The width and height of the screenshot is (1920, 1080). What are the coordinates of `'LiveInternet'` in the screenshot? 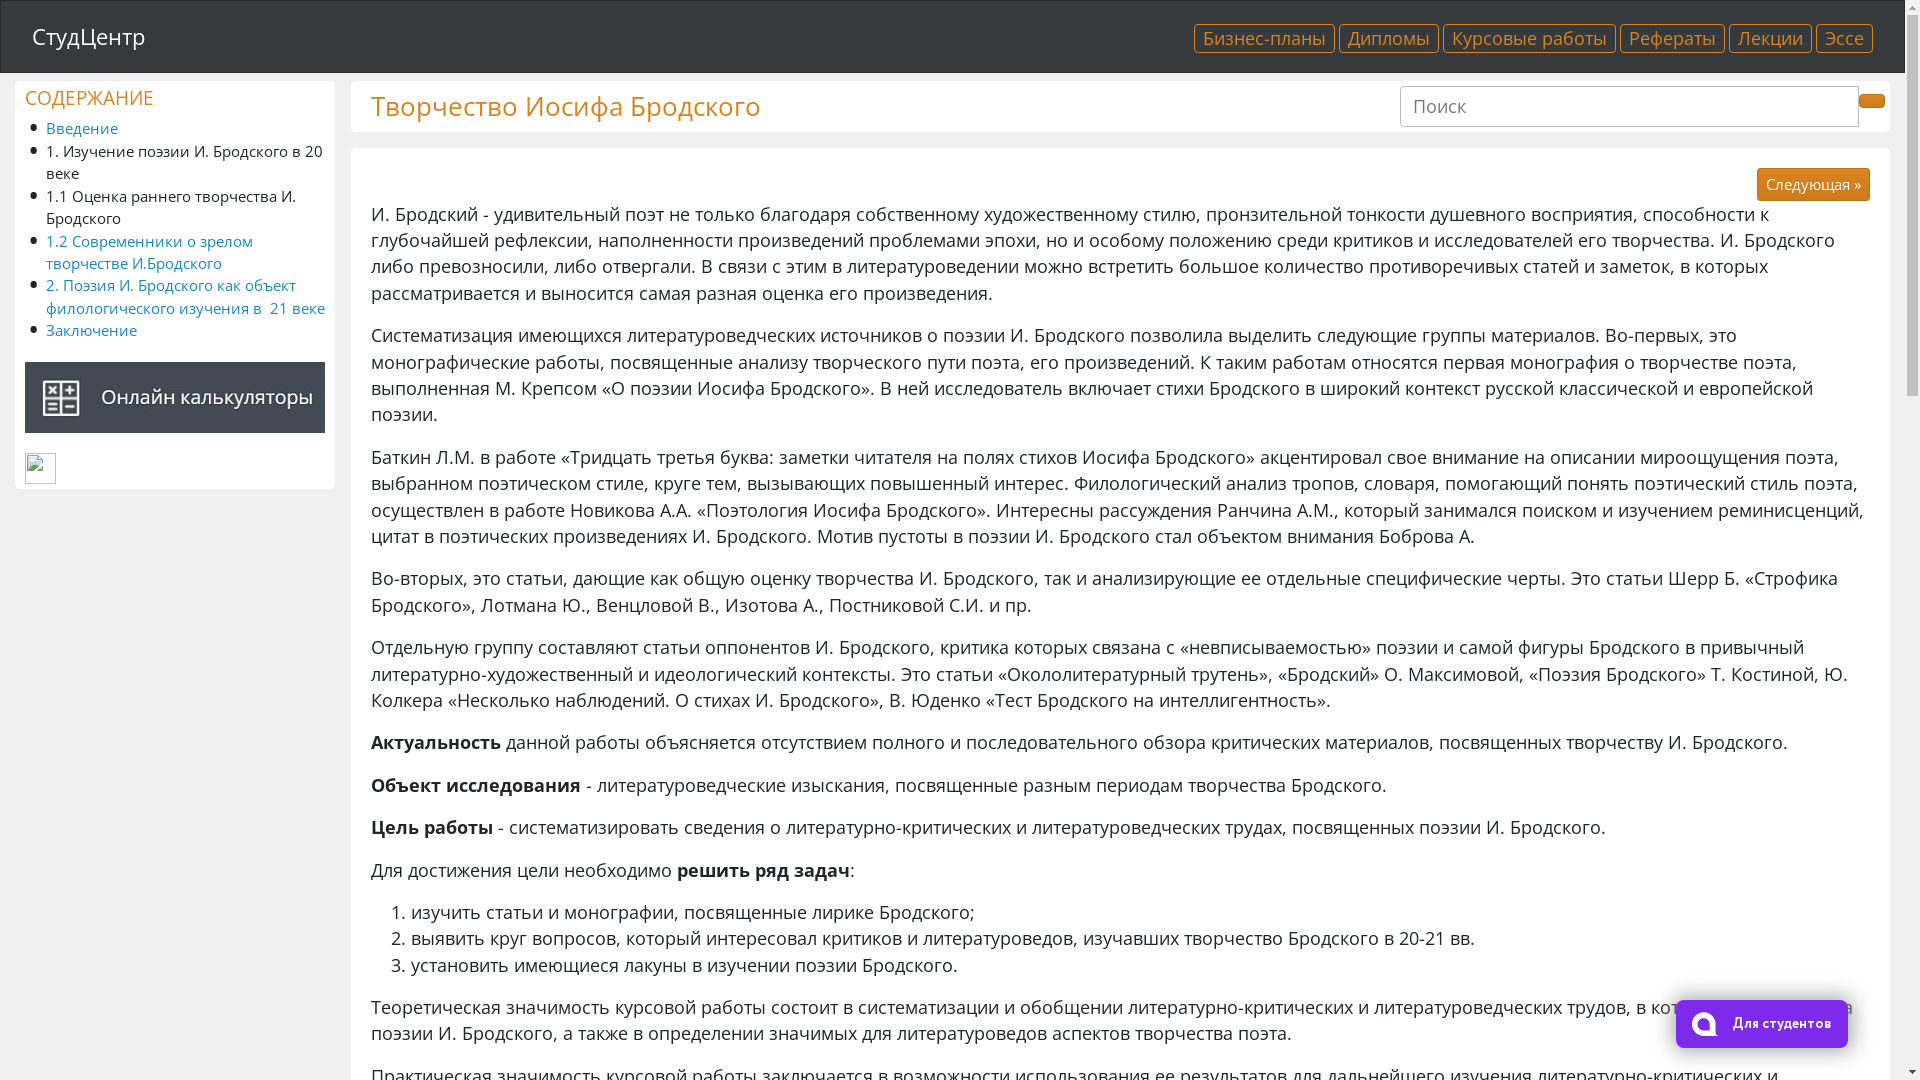 It's located at (40, 468).